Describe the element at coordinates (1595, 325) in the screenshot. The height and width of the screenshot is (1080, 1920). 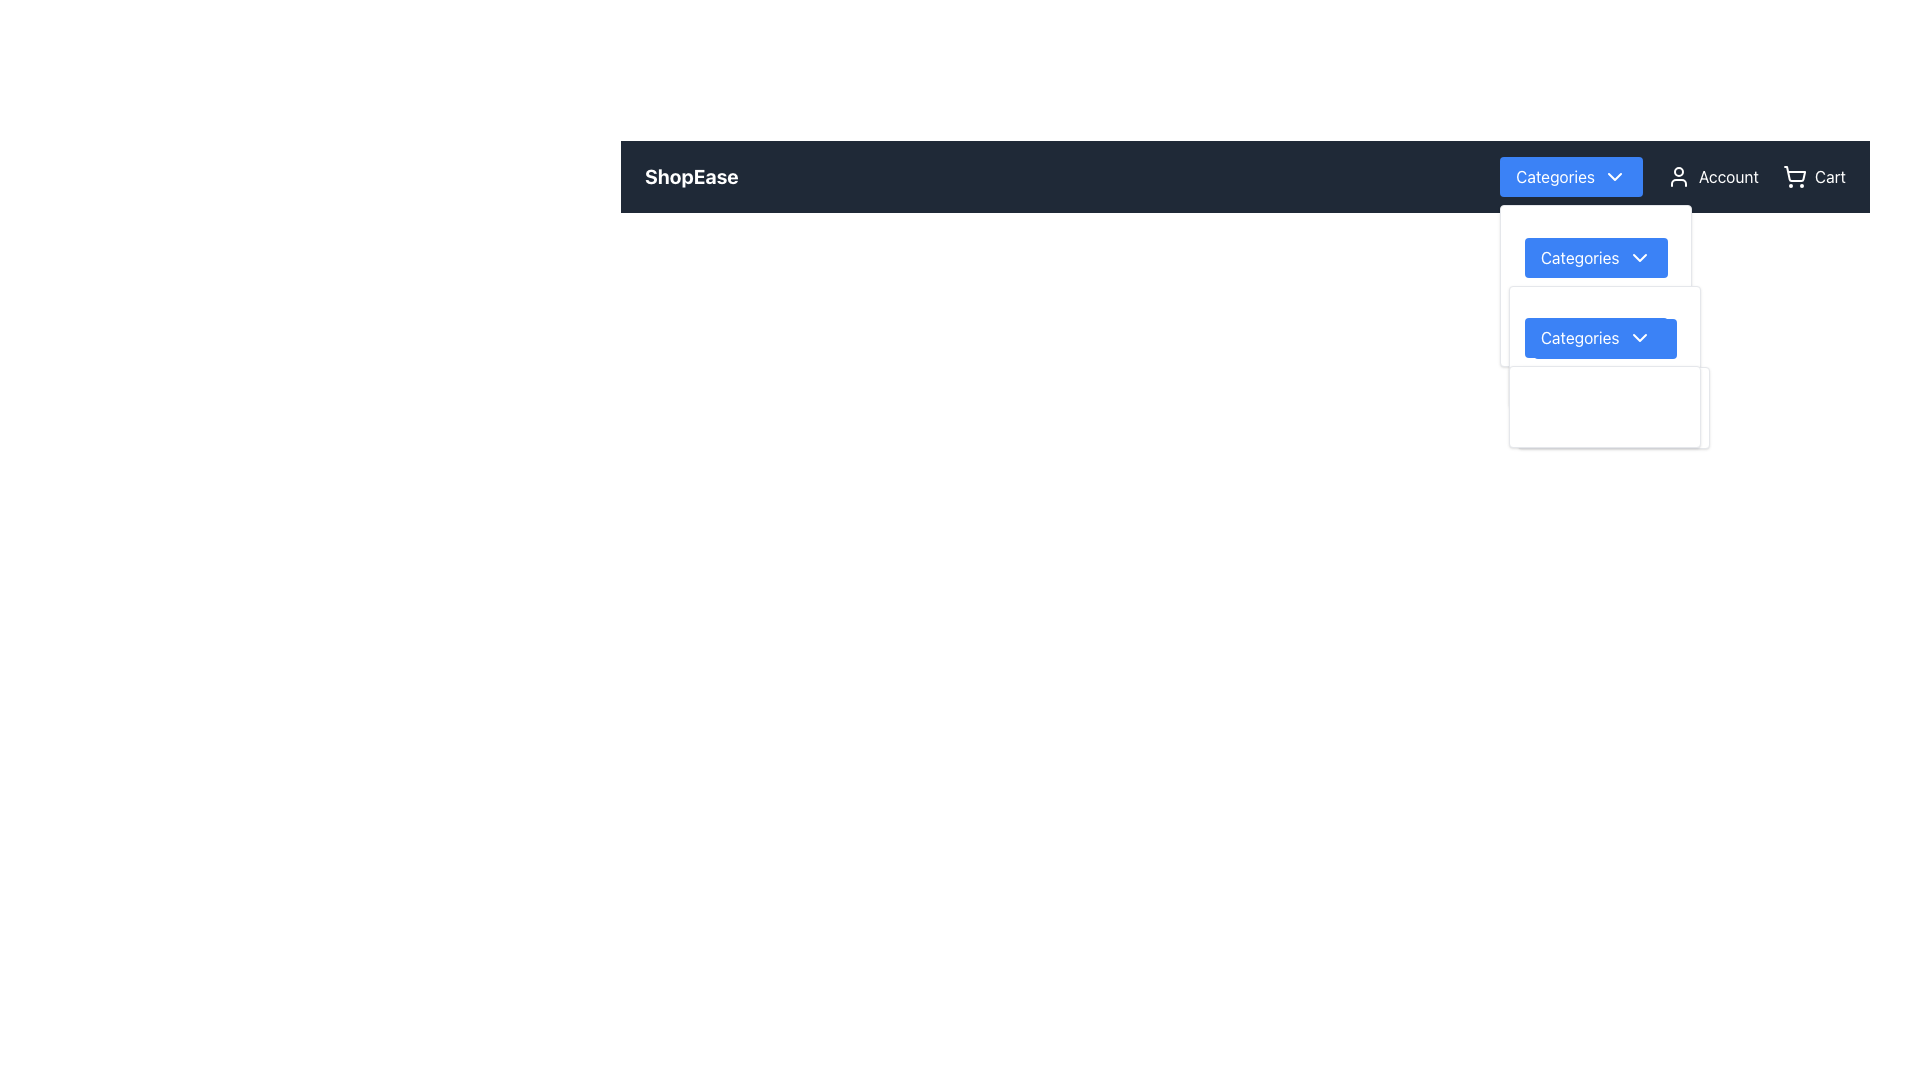
I see `the Dropdown Button positioned below the 'Categories' button` at that location.